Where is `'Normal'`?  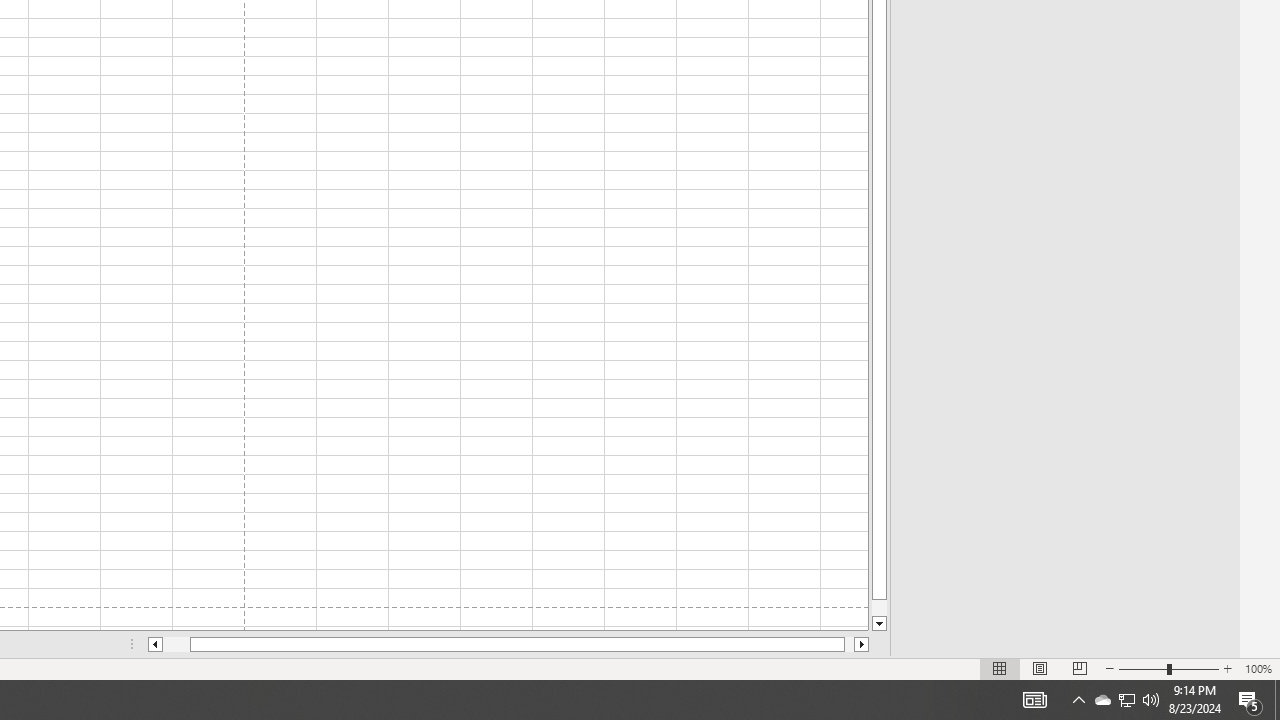
'Normal' is located at coordinates (1000, 669).